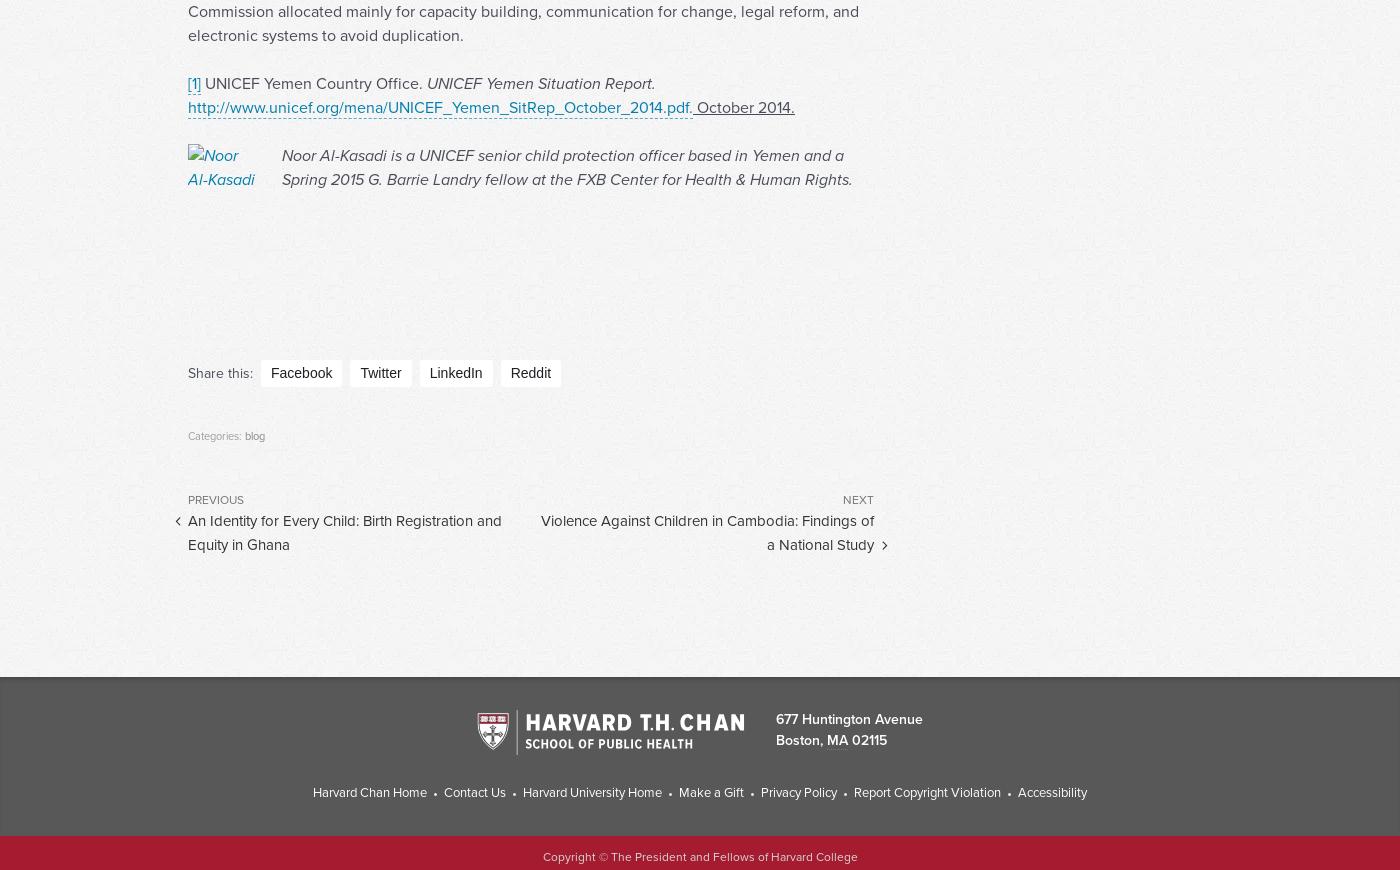 The height and width of the screenshot is (870, 1400). Describe the element at coordinates (858, 537) in the screenshot. I see `'Next'` at that location.